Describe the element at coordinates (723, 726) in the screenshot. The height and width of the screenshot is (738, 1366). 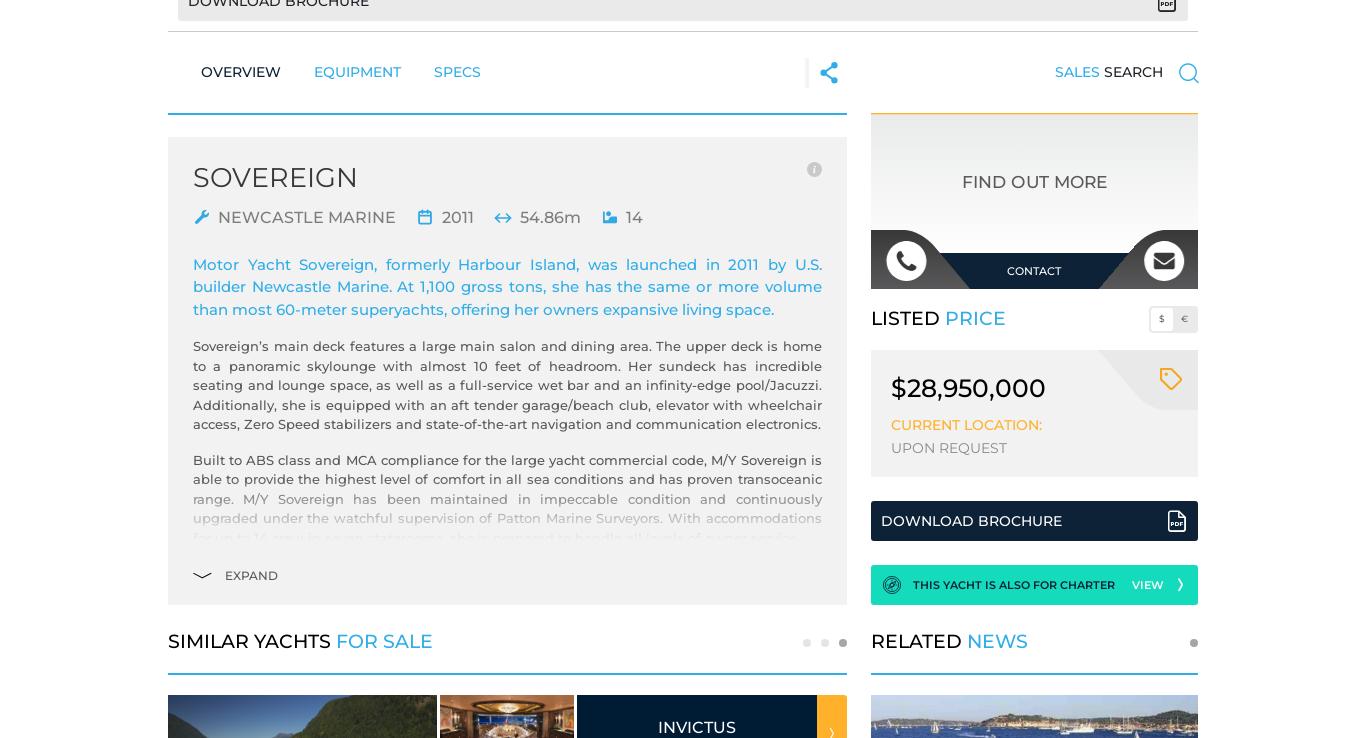
I see `'Galactica Super Nova'` at that location.